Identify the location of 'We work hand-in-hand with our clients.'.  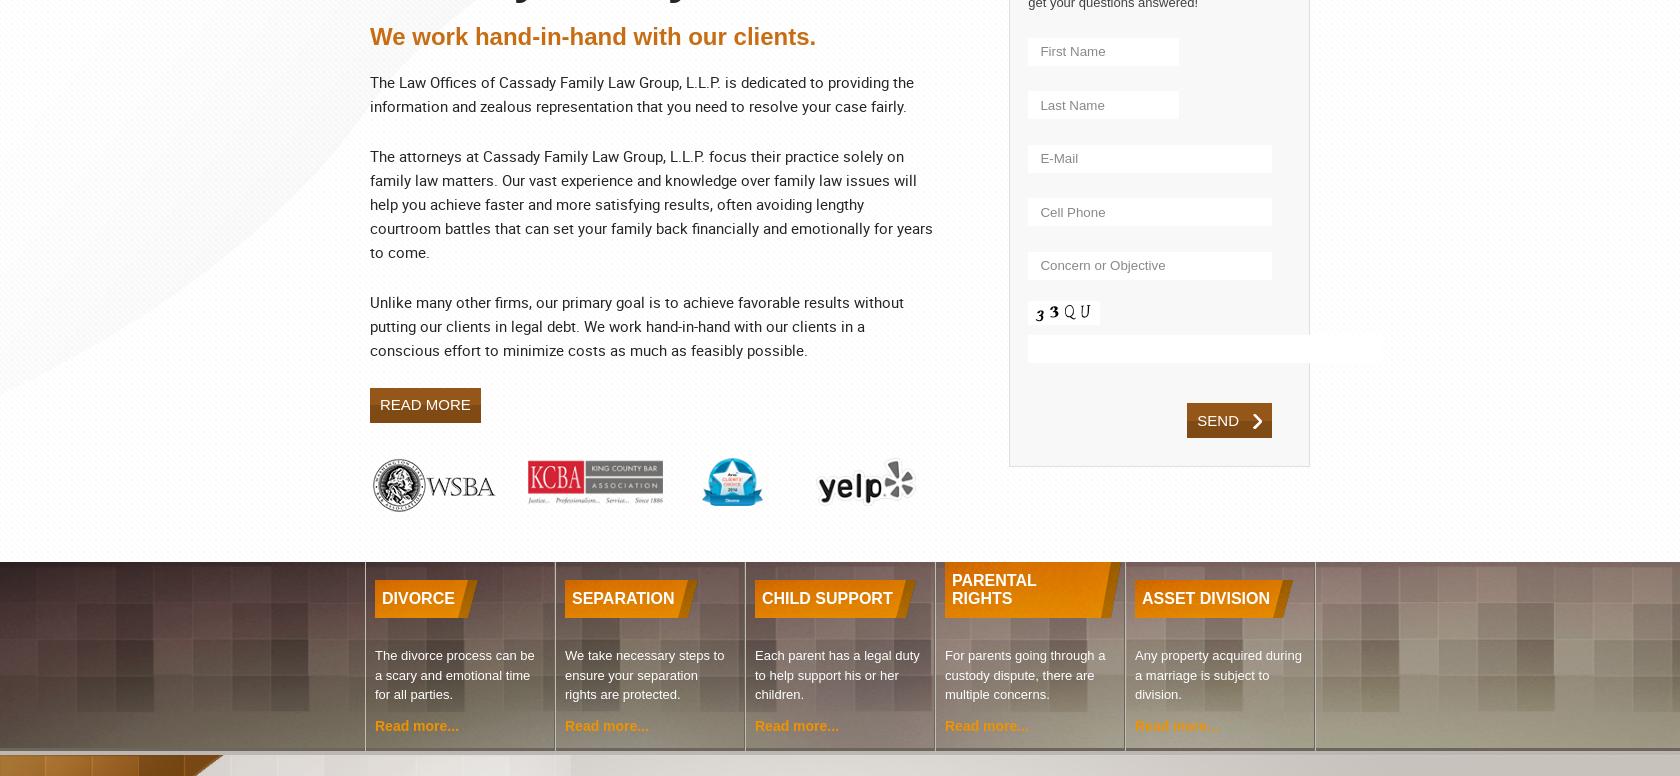
(593, 35).